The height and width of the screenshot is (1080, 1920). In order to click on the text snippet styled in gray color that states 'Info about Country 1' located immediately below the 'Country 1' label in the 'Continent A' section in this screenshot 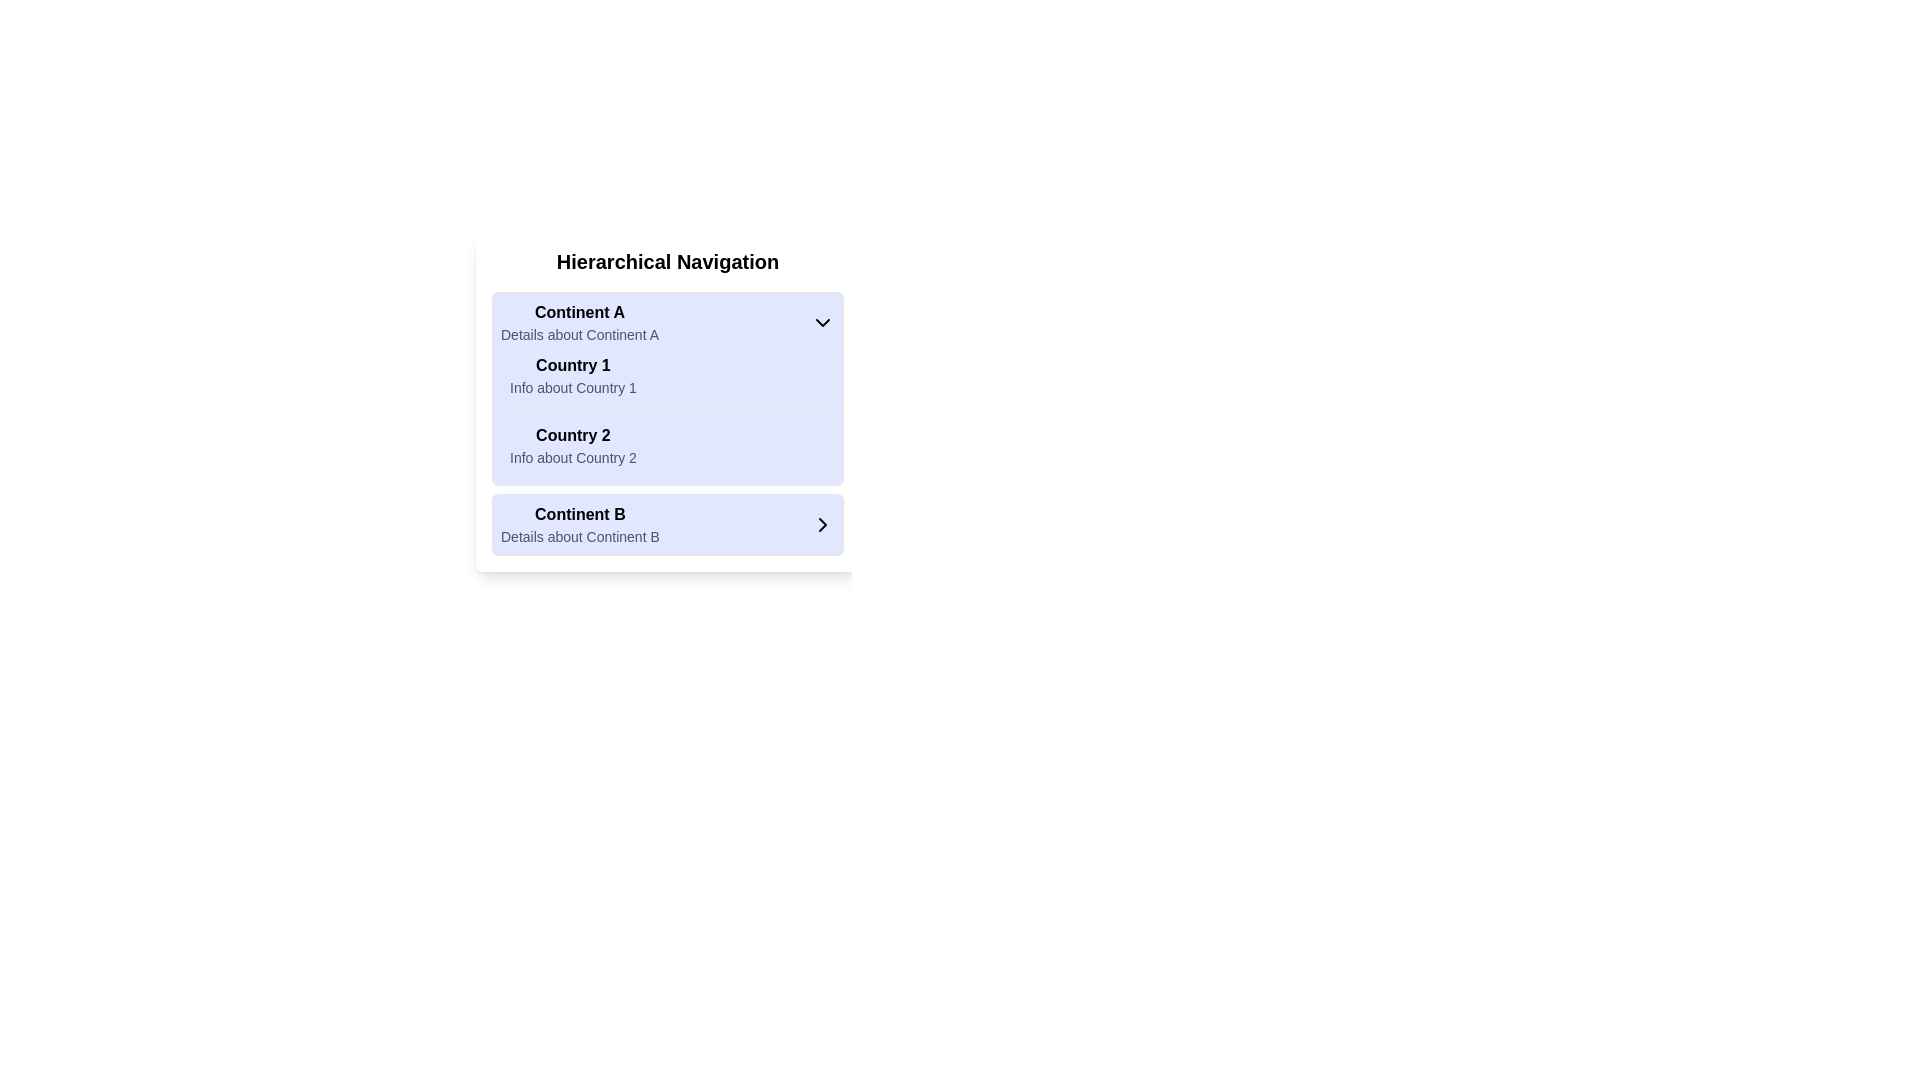, I will do `click(572, 388)`.